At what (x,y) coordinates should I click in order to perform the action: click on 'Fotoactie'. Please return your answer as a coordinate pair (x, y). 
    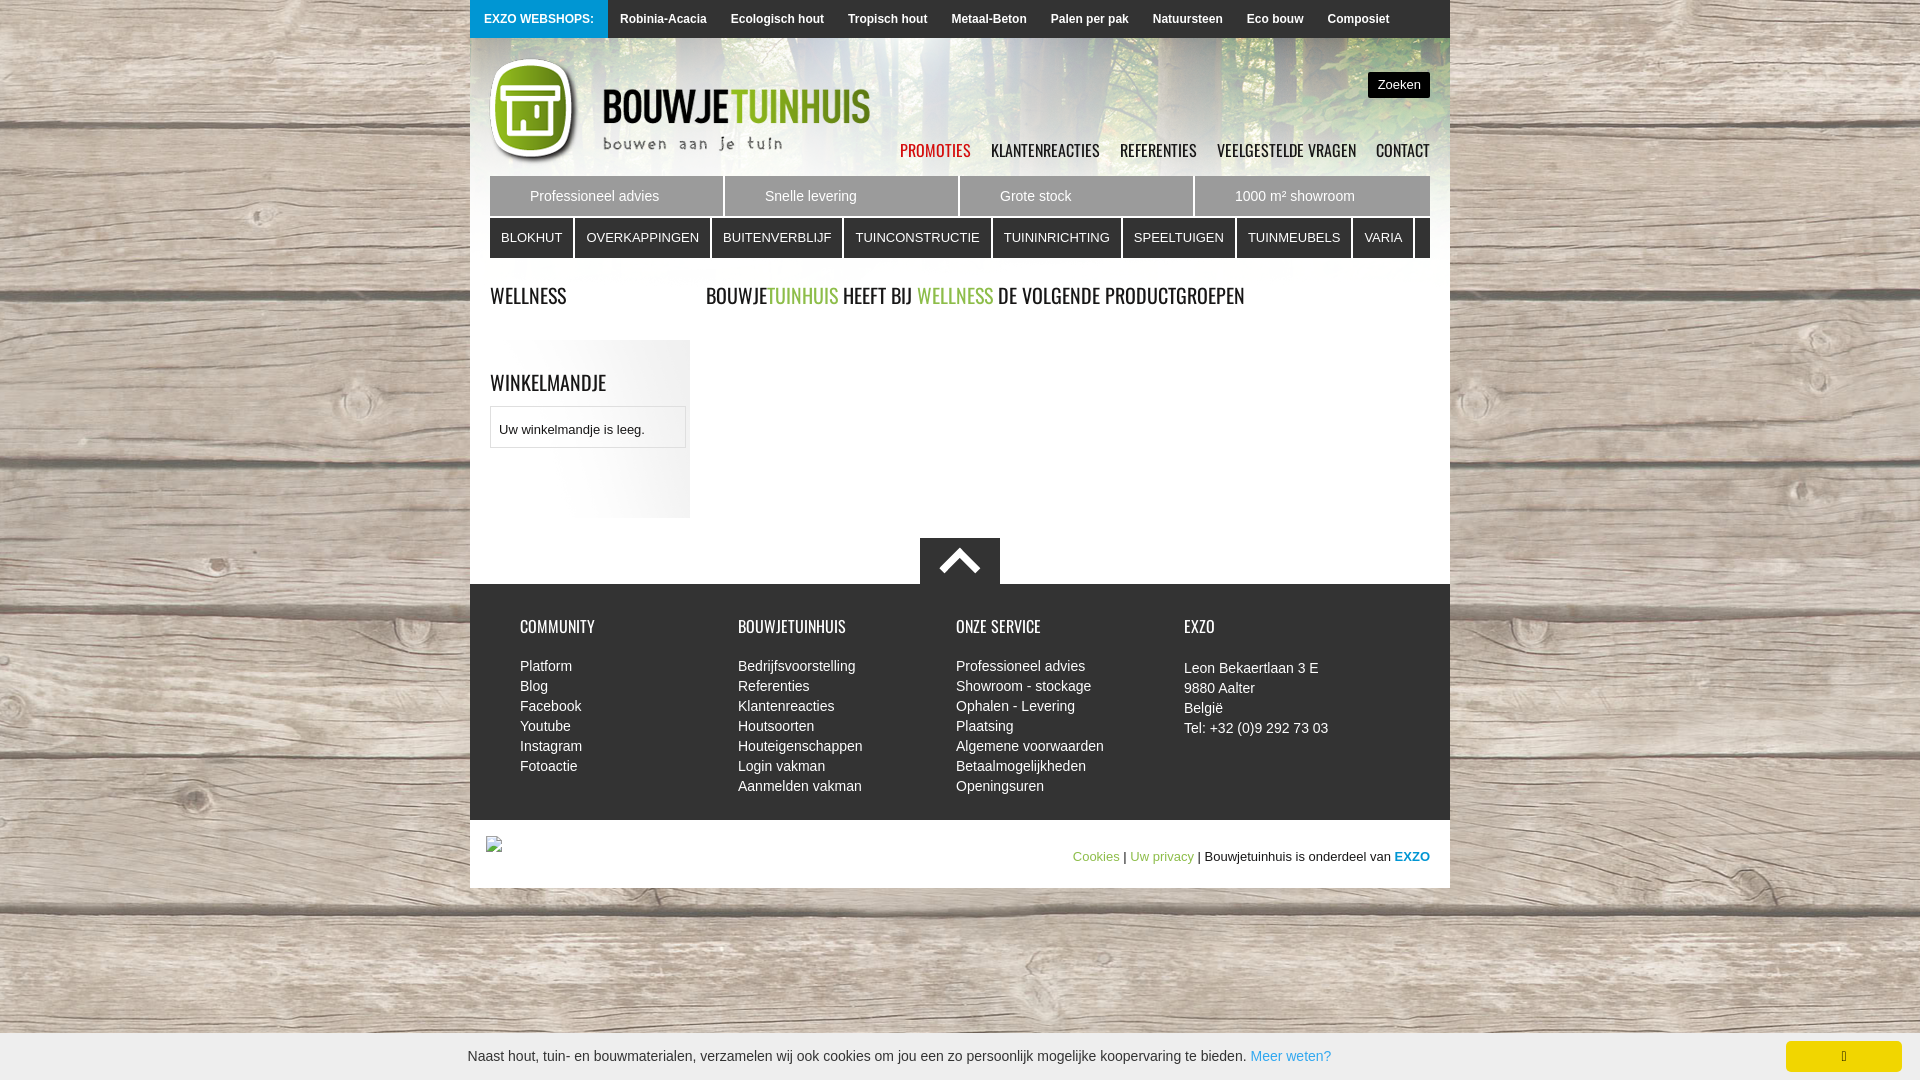
    Looking at the image, I should click on (613, 765).